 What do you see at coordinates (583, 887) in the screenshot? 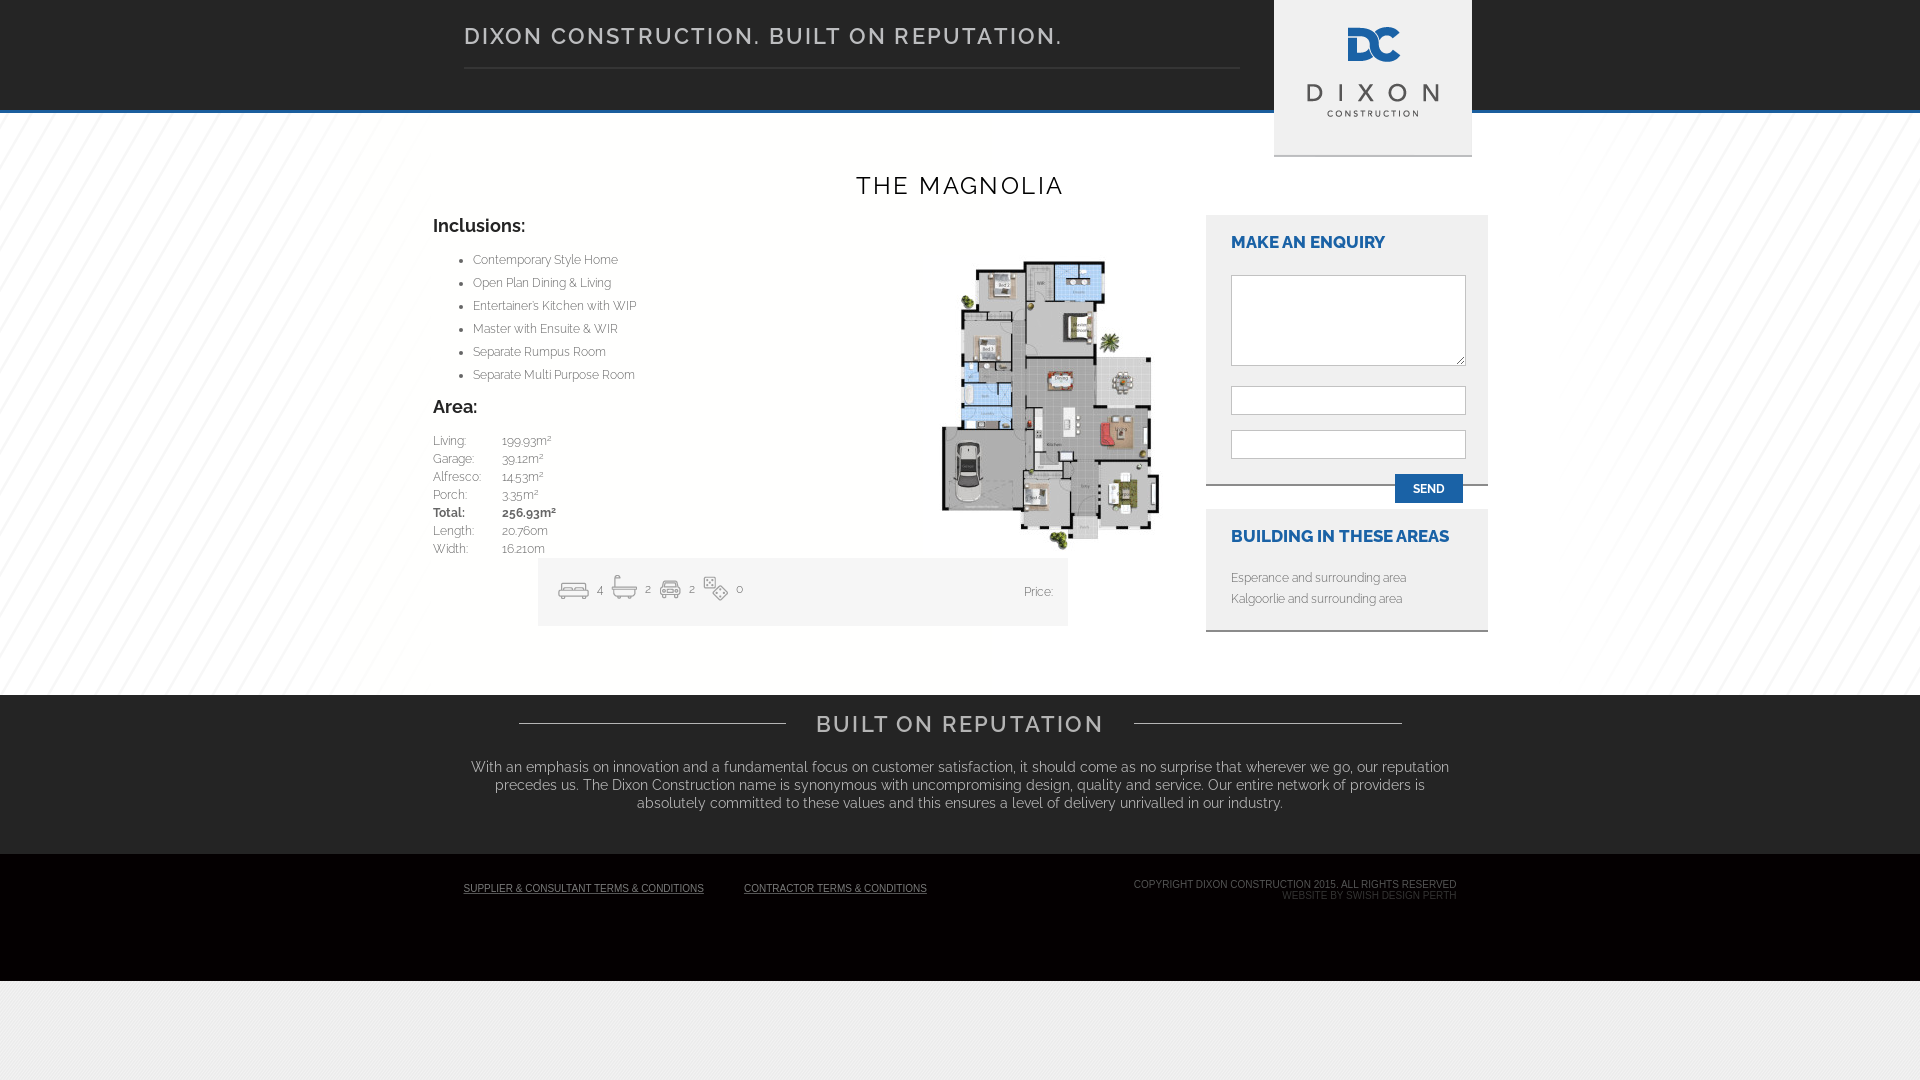
I see `'SUPPLIER & CONSULTANT TERMS & CONDITIONS'` at bounding box center [583, 887].